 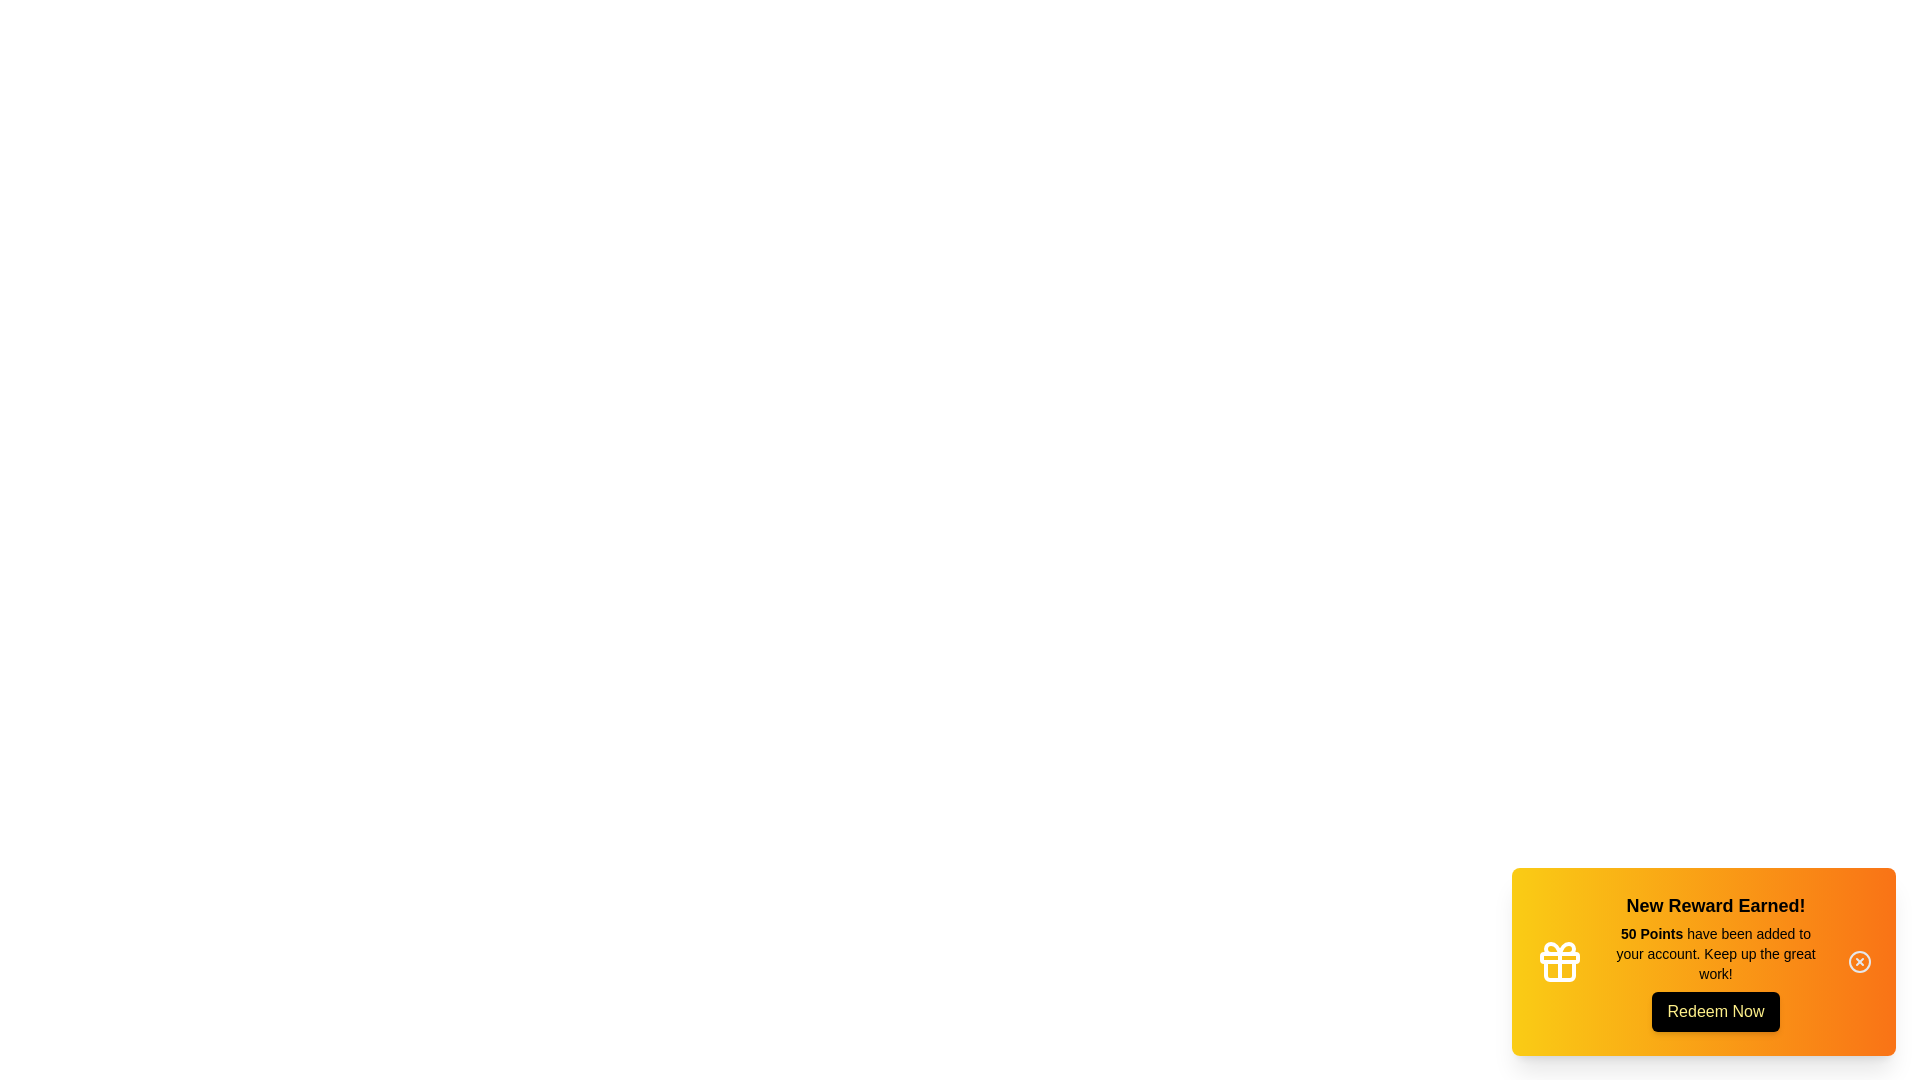 What do you see at coordinates (1859, 960) in the screenshot?
I see `the interactive element 'Close button' to trigger its visual effect` at bounding box center [1859, 960].